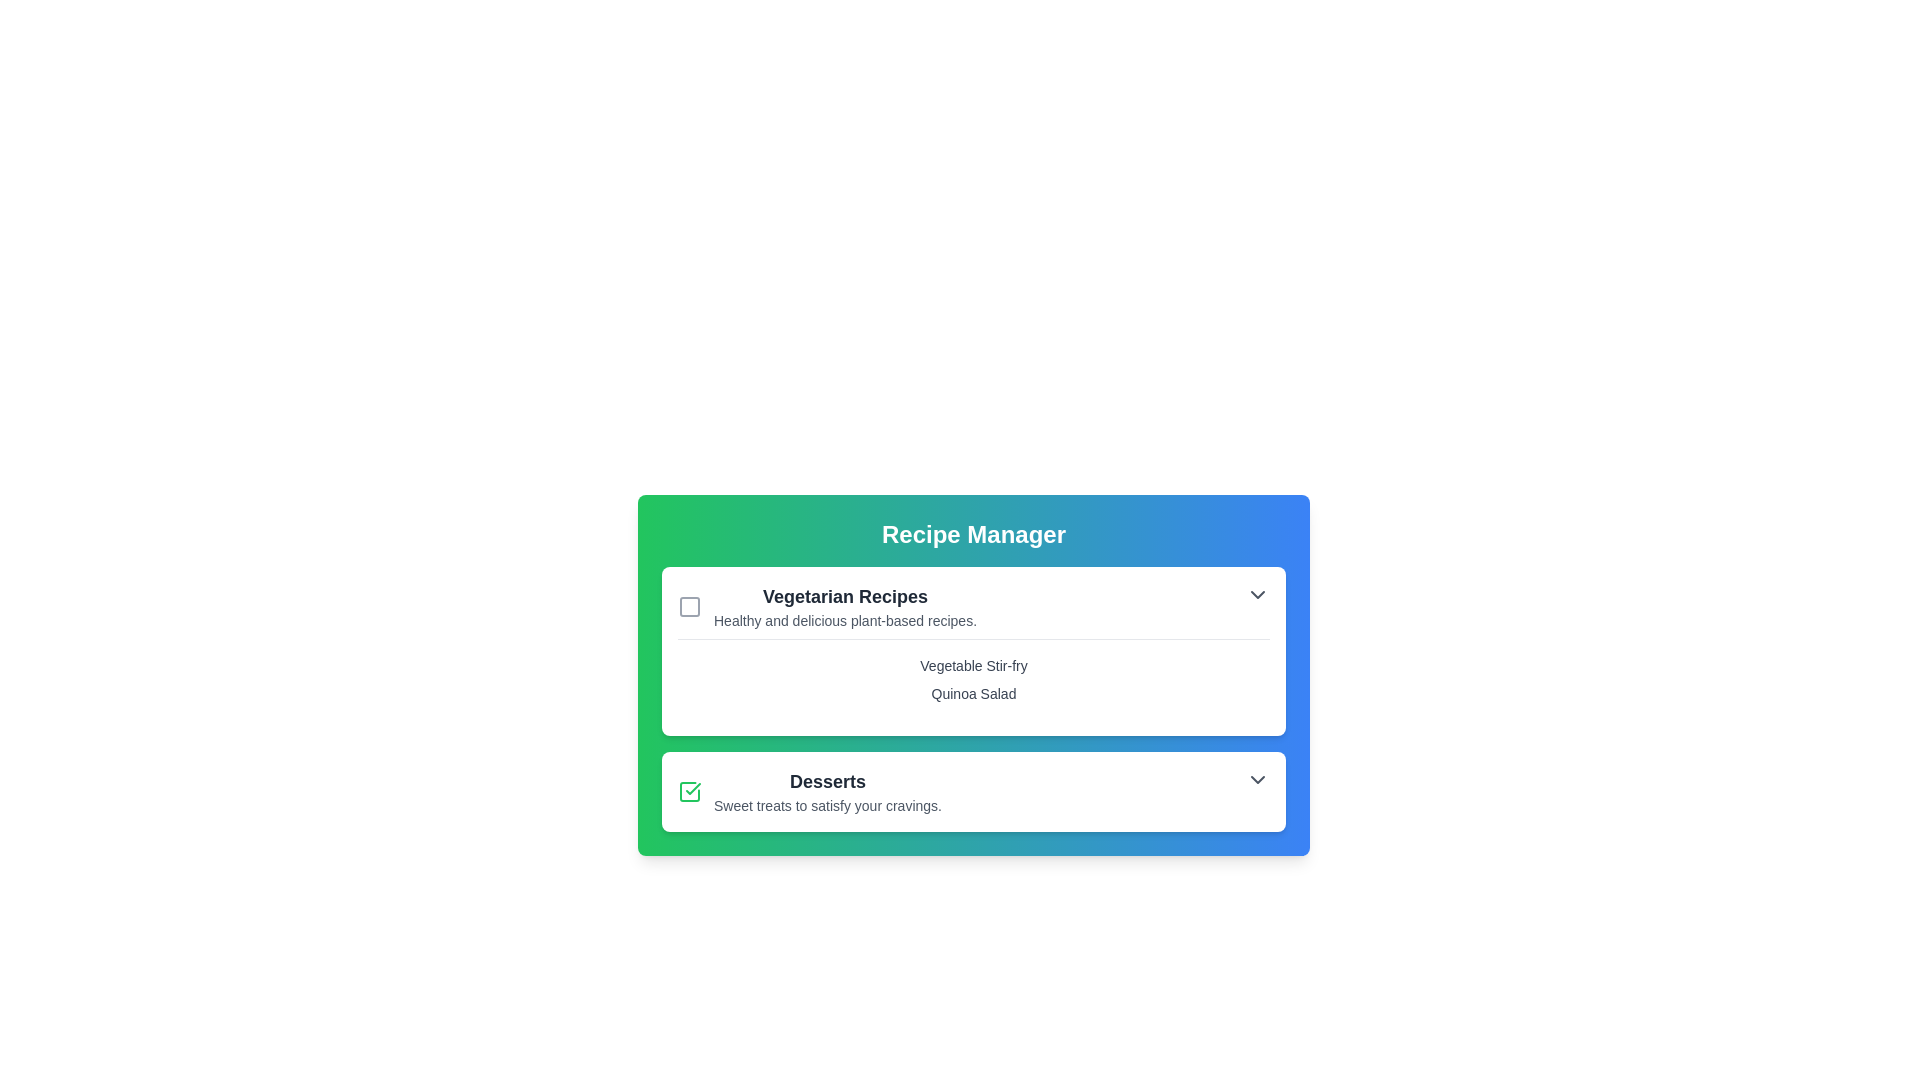  Describe the element at coordinates (827, 790) in the screenshot. I see `the header and caption UI component for the 'Desserts' section, which is located in the second section of the card-like layout, adjacent to a green check icon` at that location.